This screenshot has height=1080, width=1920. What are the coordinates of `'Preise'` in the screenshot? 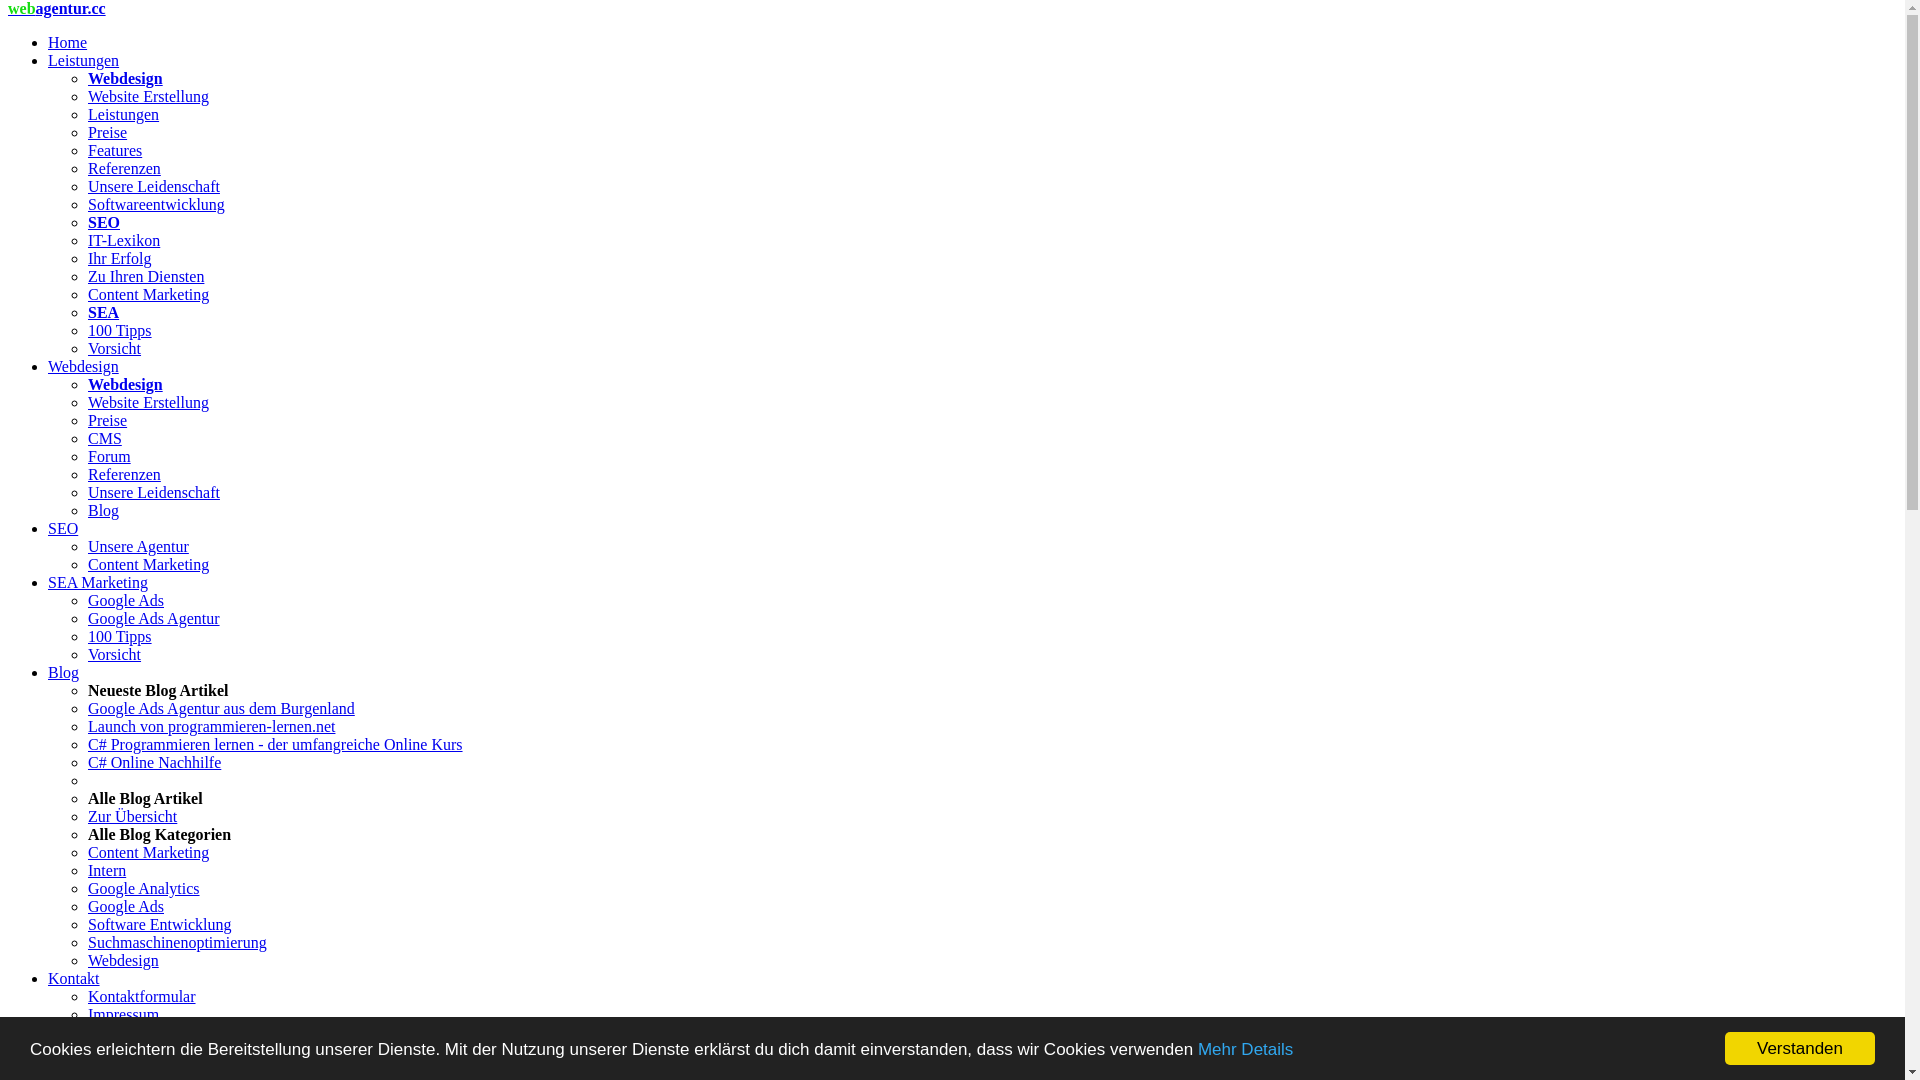 It's located at (106, 132).